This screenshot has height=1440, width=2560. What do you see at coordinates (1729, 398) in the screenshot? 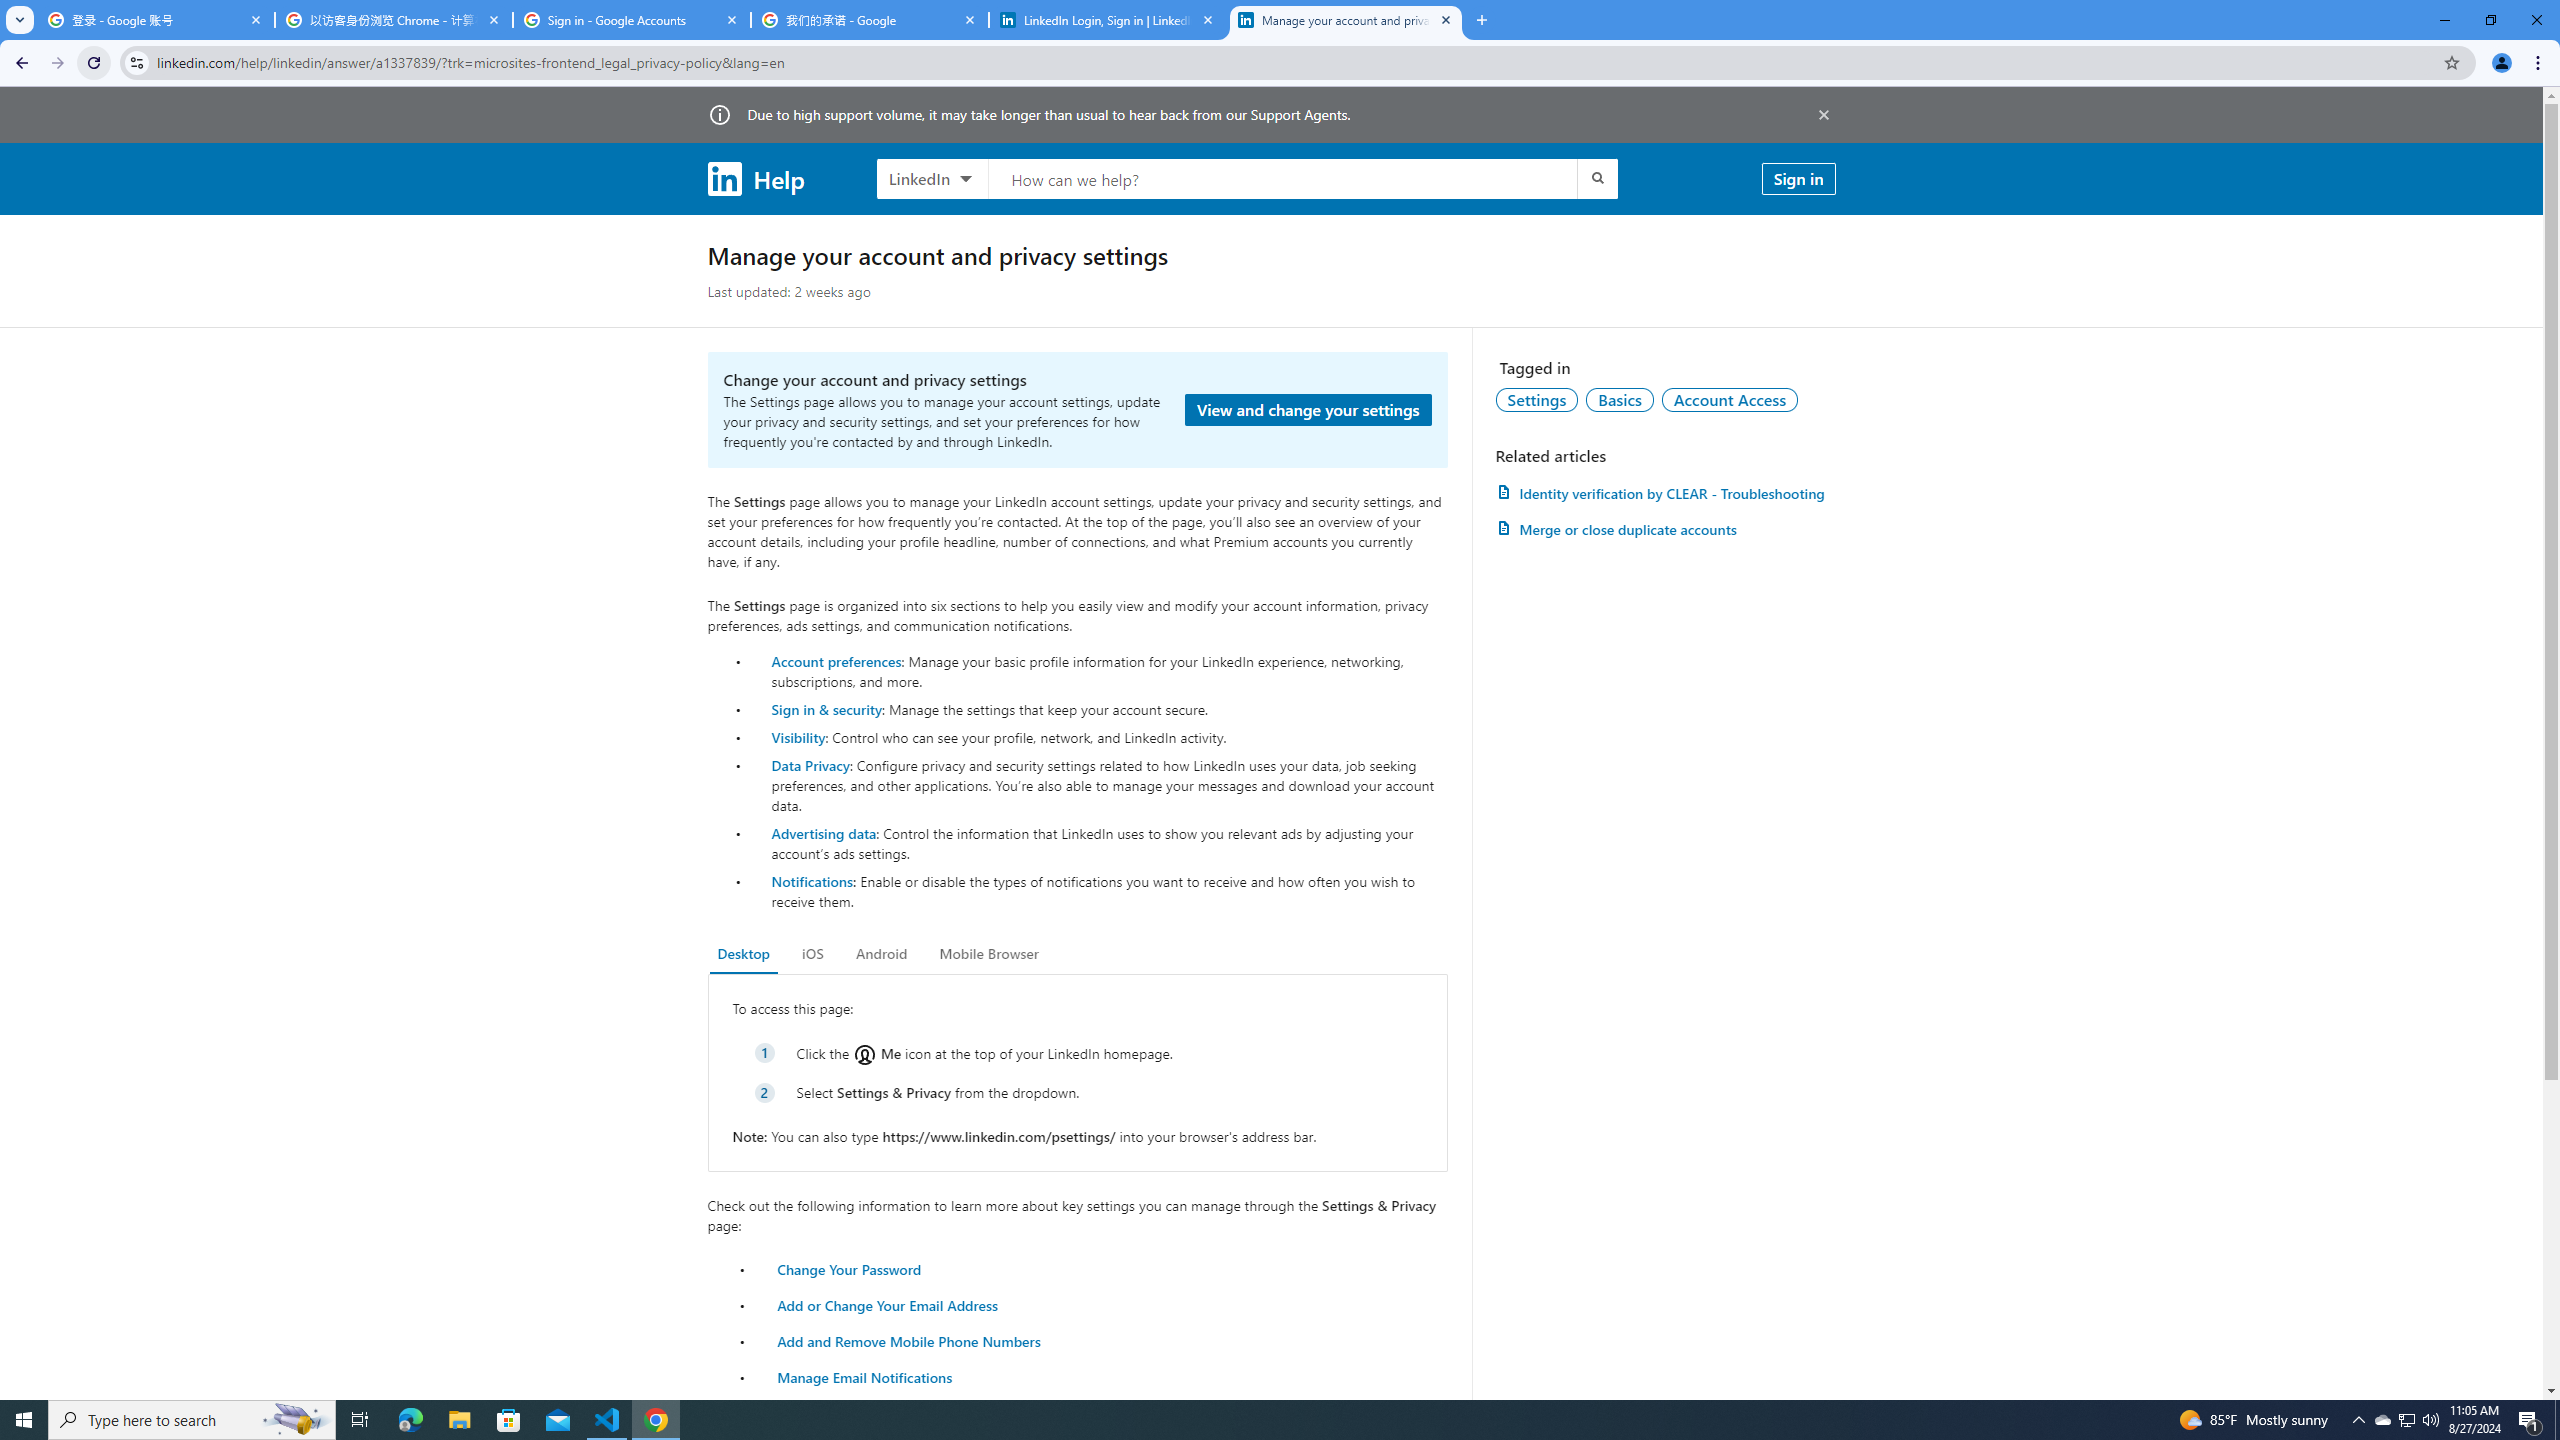
I see `'AutomationID: topic-link-a151002'` at bounding box center [1729, 398].